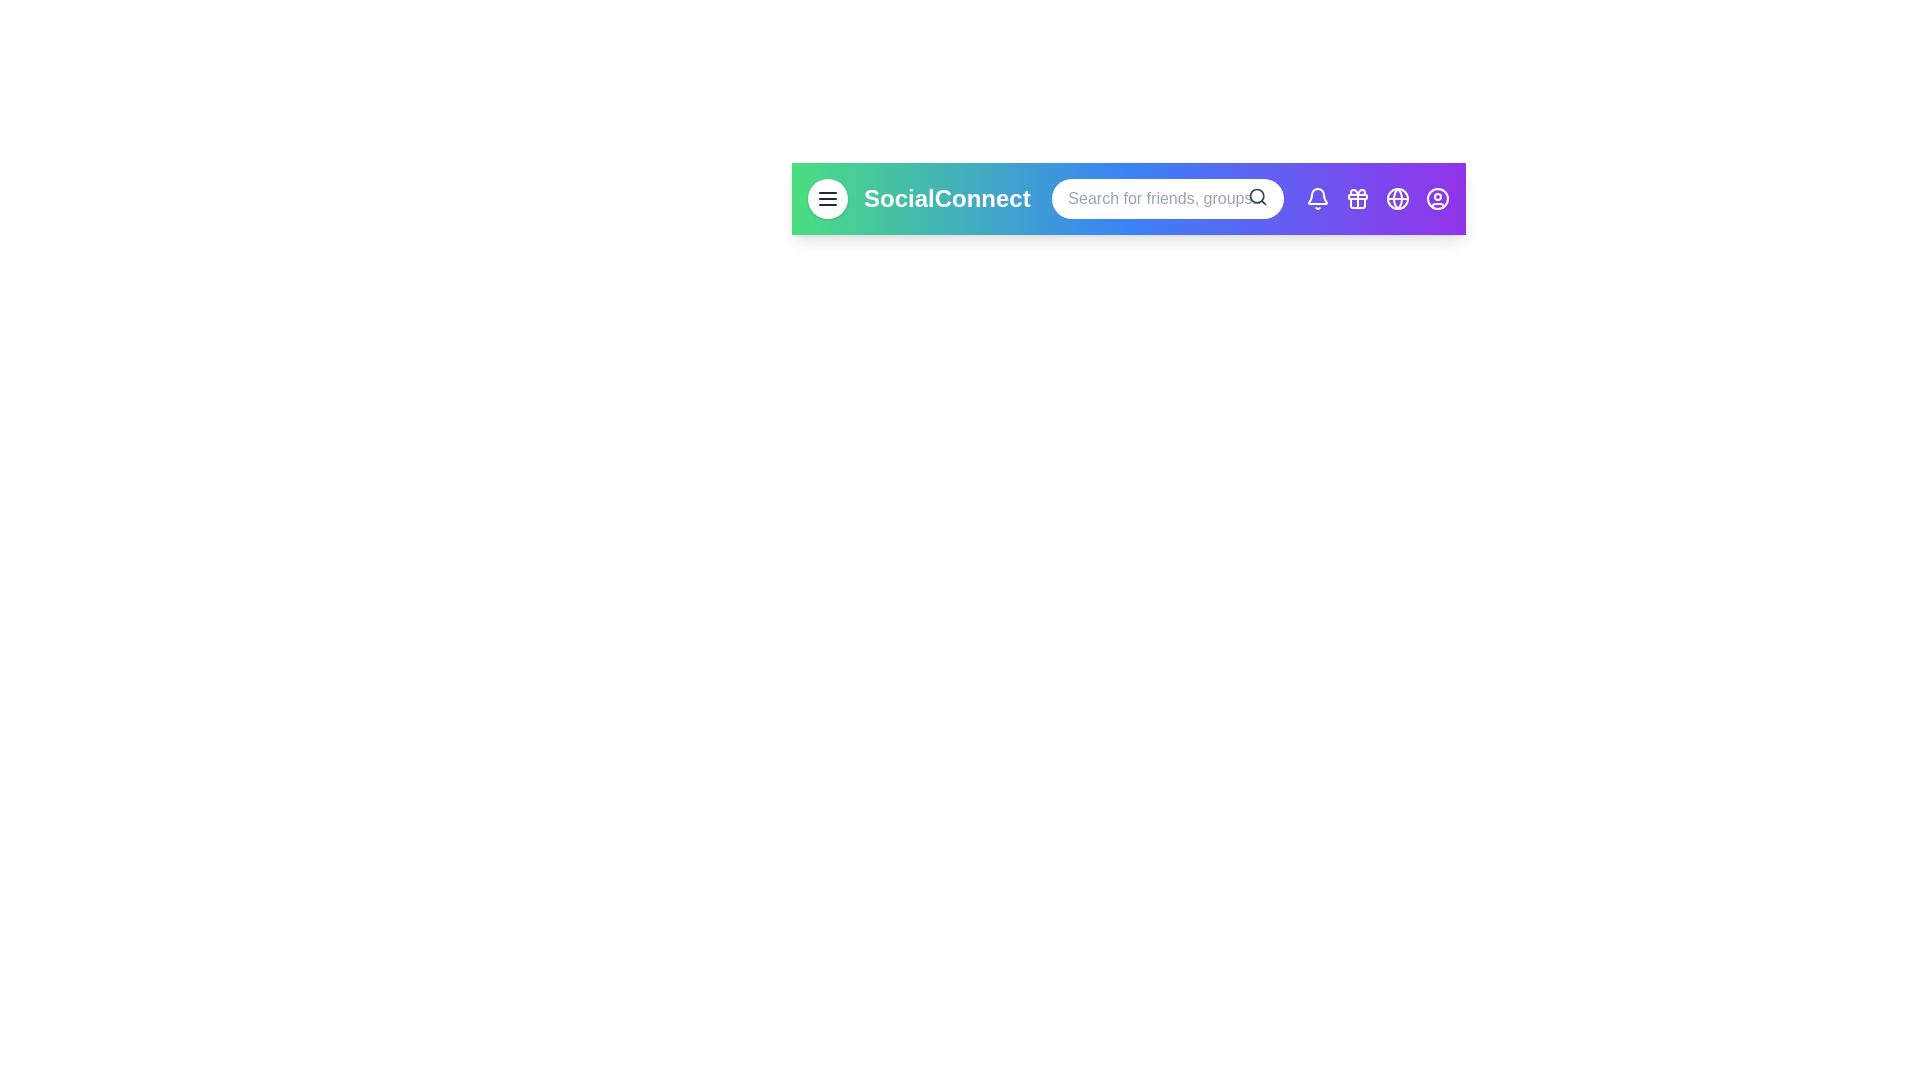 The width and height of the screenshot is (1920, 1080). Describe the element at coordinates (1317, 199) in the screenshot. I see `the notifications button` at that location.